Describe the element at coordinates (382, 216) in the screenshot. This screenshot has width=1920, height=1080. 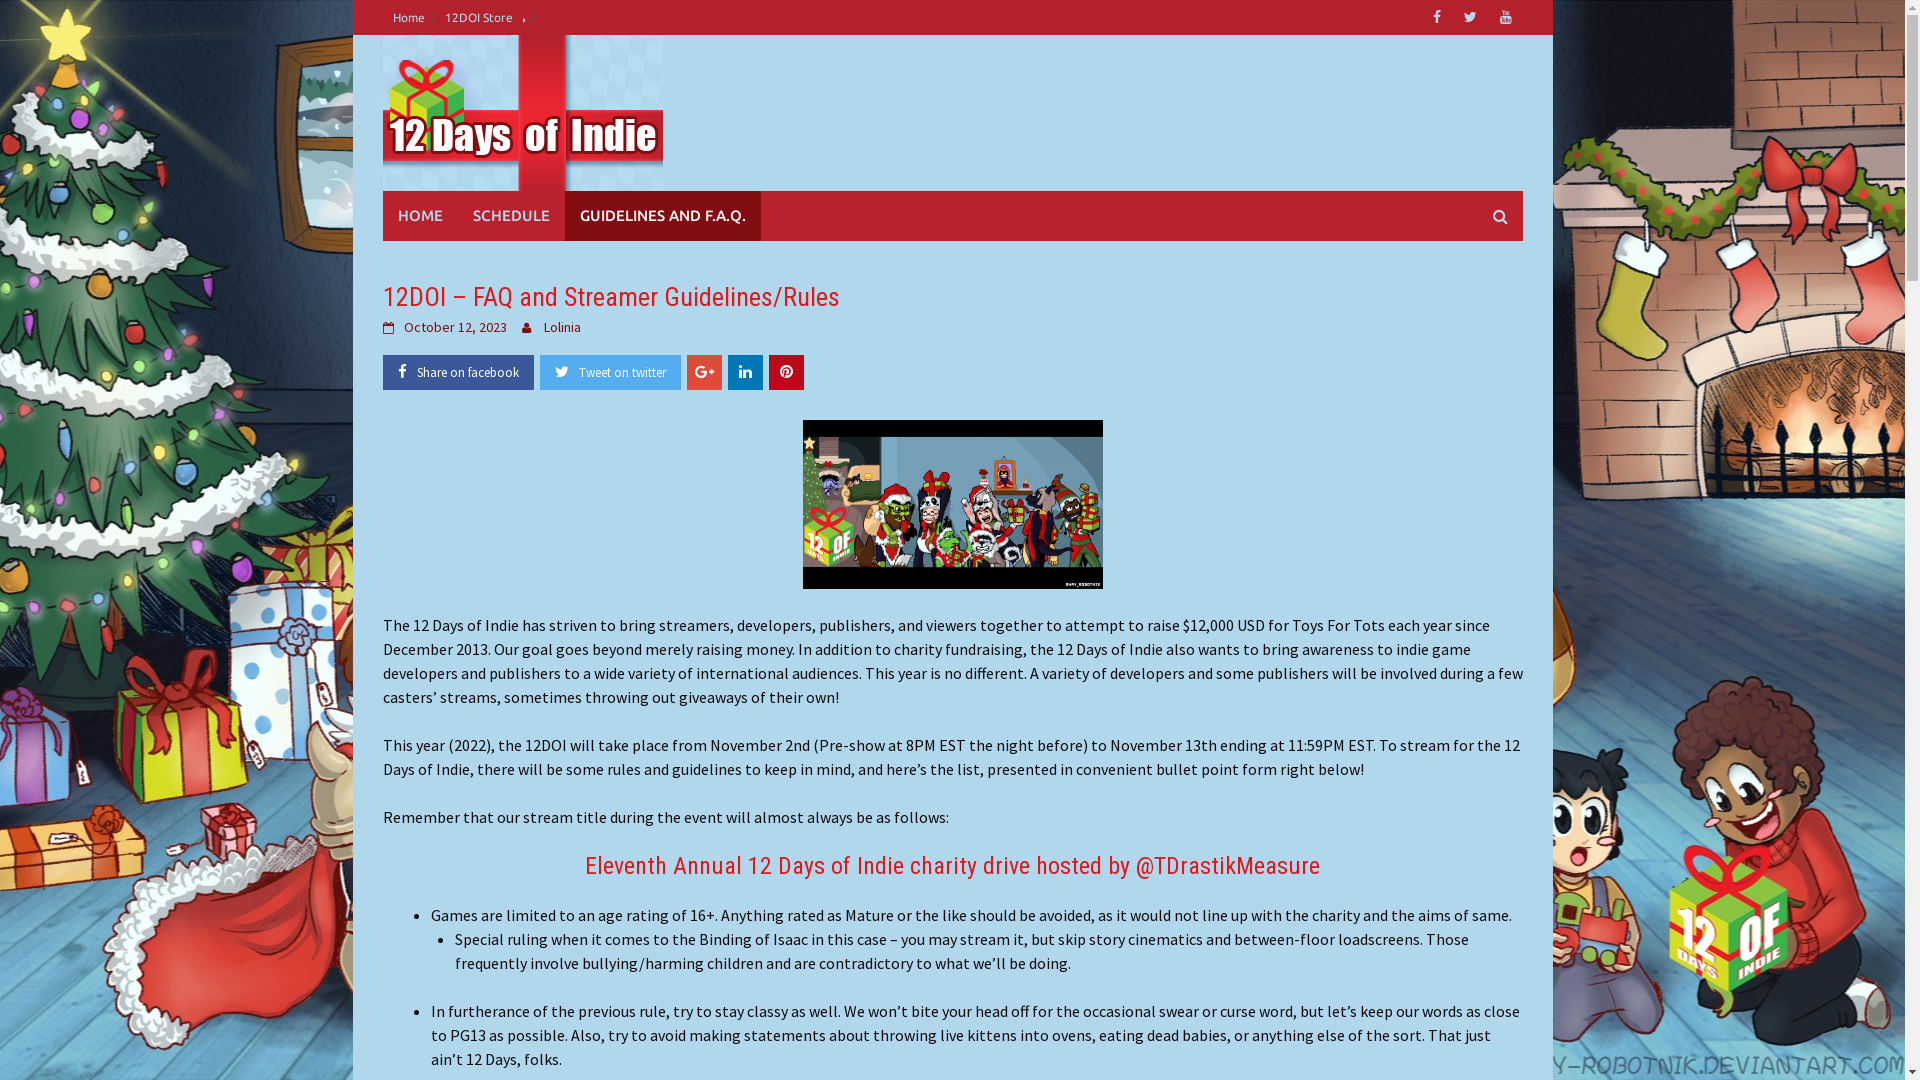
I see `'HOME'` at that location.